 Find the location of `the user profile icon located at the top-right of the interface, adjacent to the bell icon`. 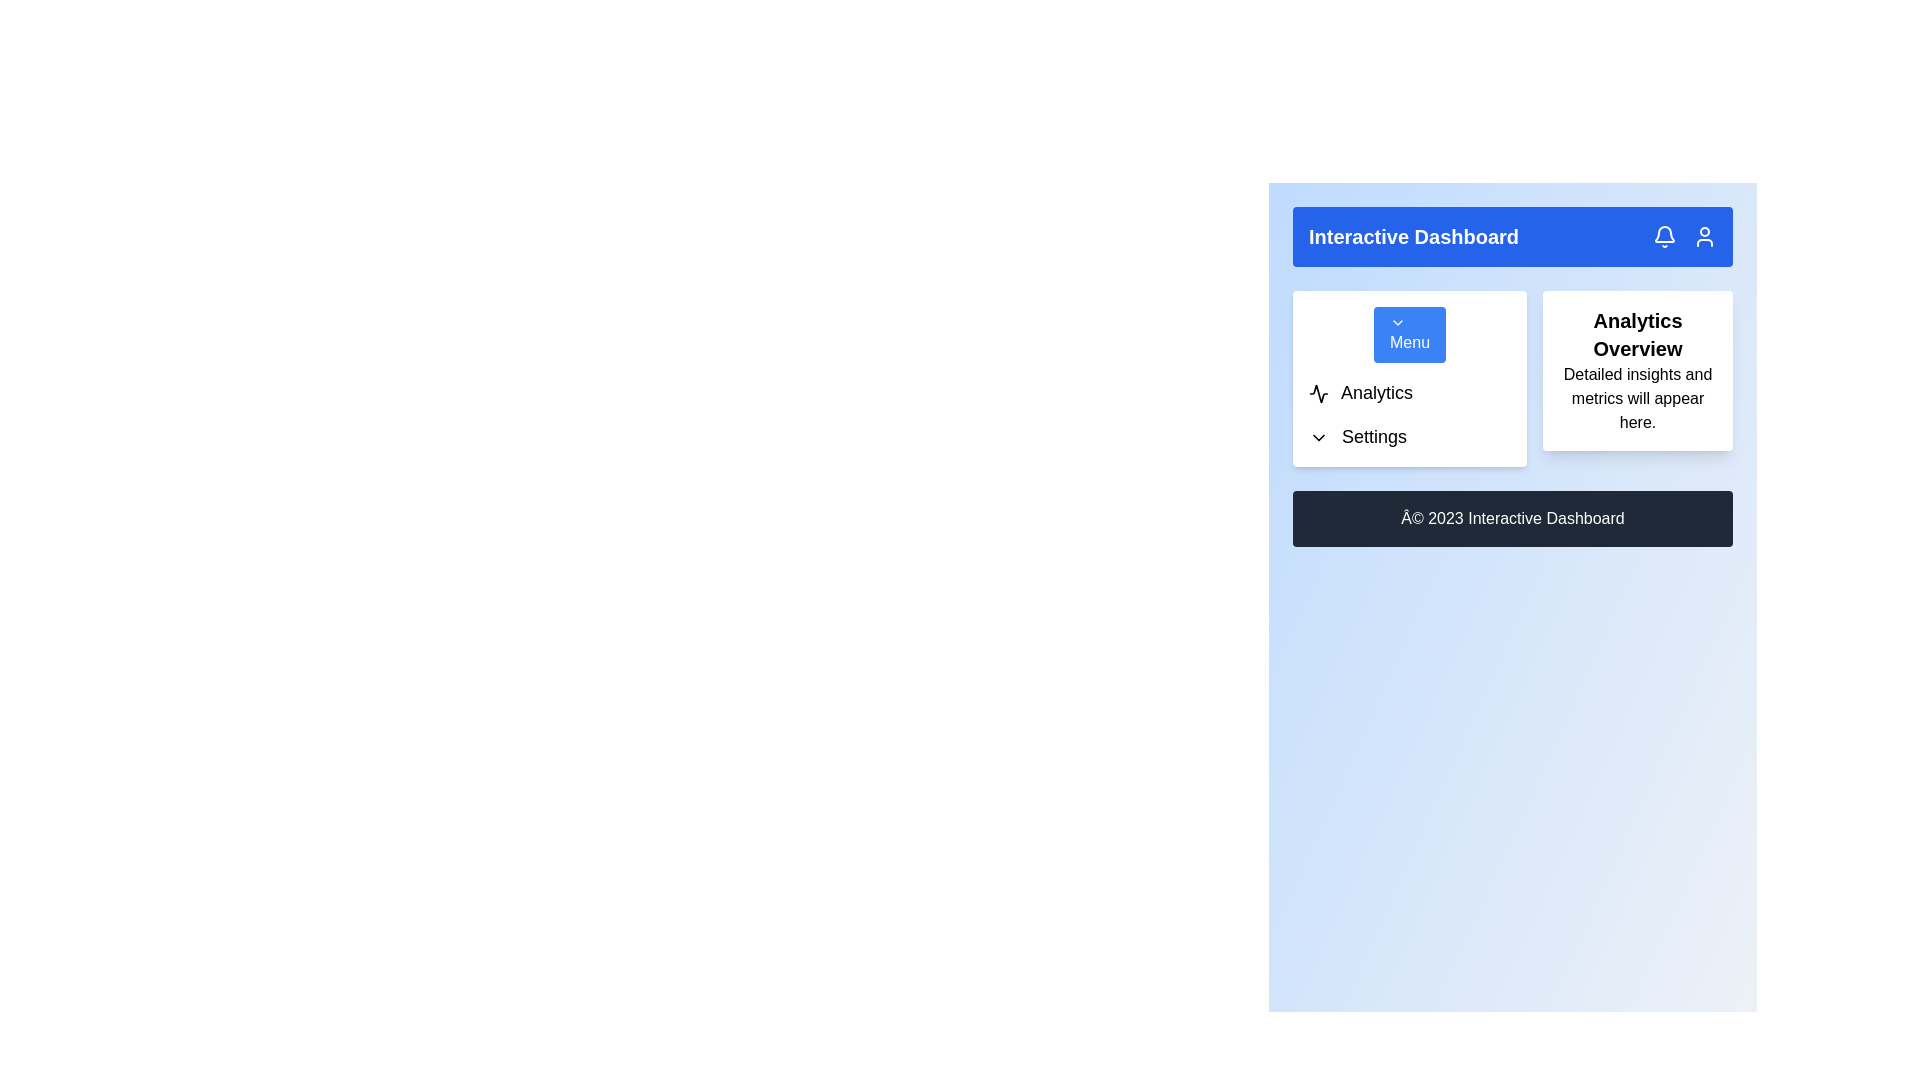

the user profile icon located at the top-right of the interface, adjacent to the bell icon is located at coordinates (1703, 235).